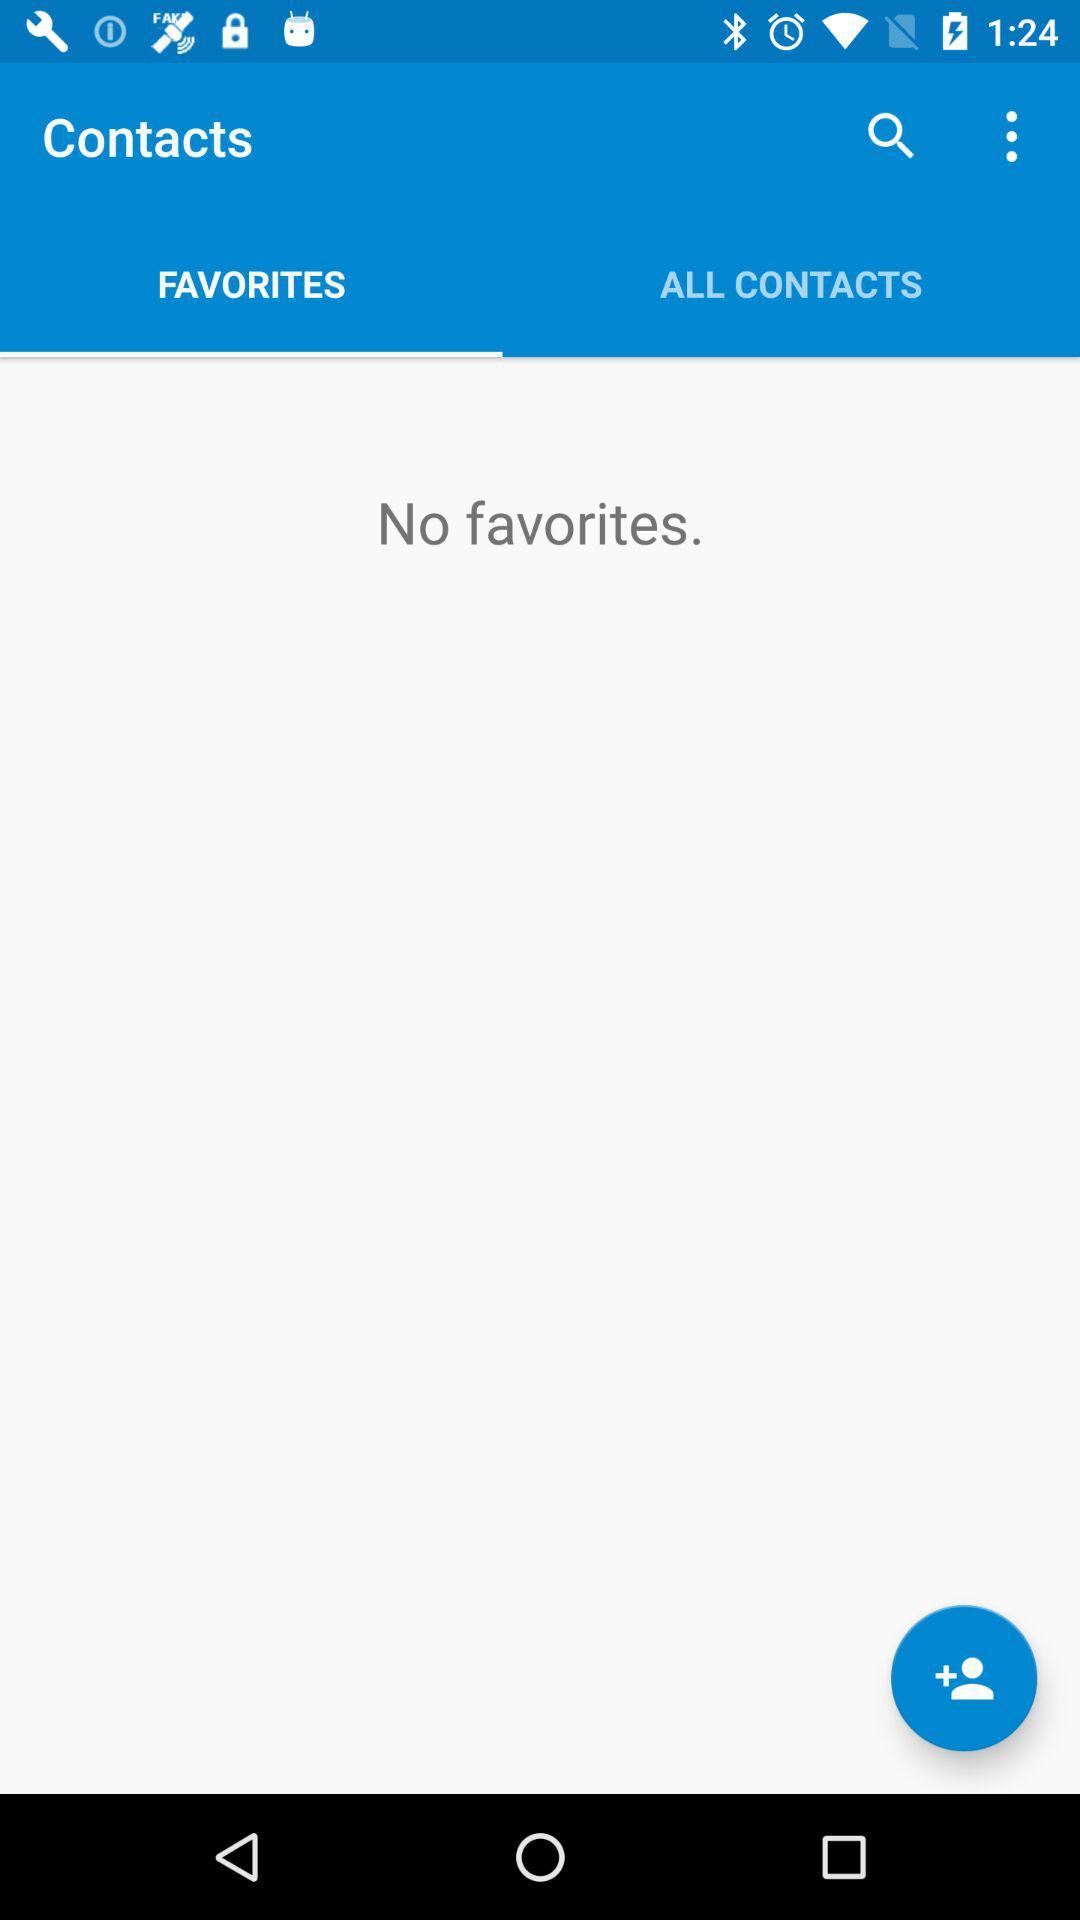 Image resolution: width=1080 pixels, height=1920 pixels. What do you see at coordinates (963, 1678) in the screenshot?
I see `item at the bottom right corner` at bounding box center [963, 1678].